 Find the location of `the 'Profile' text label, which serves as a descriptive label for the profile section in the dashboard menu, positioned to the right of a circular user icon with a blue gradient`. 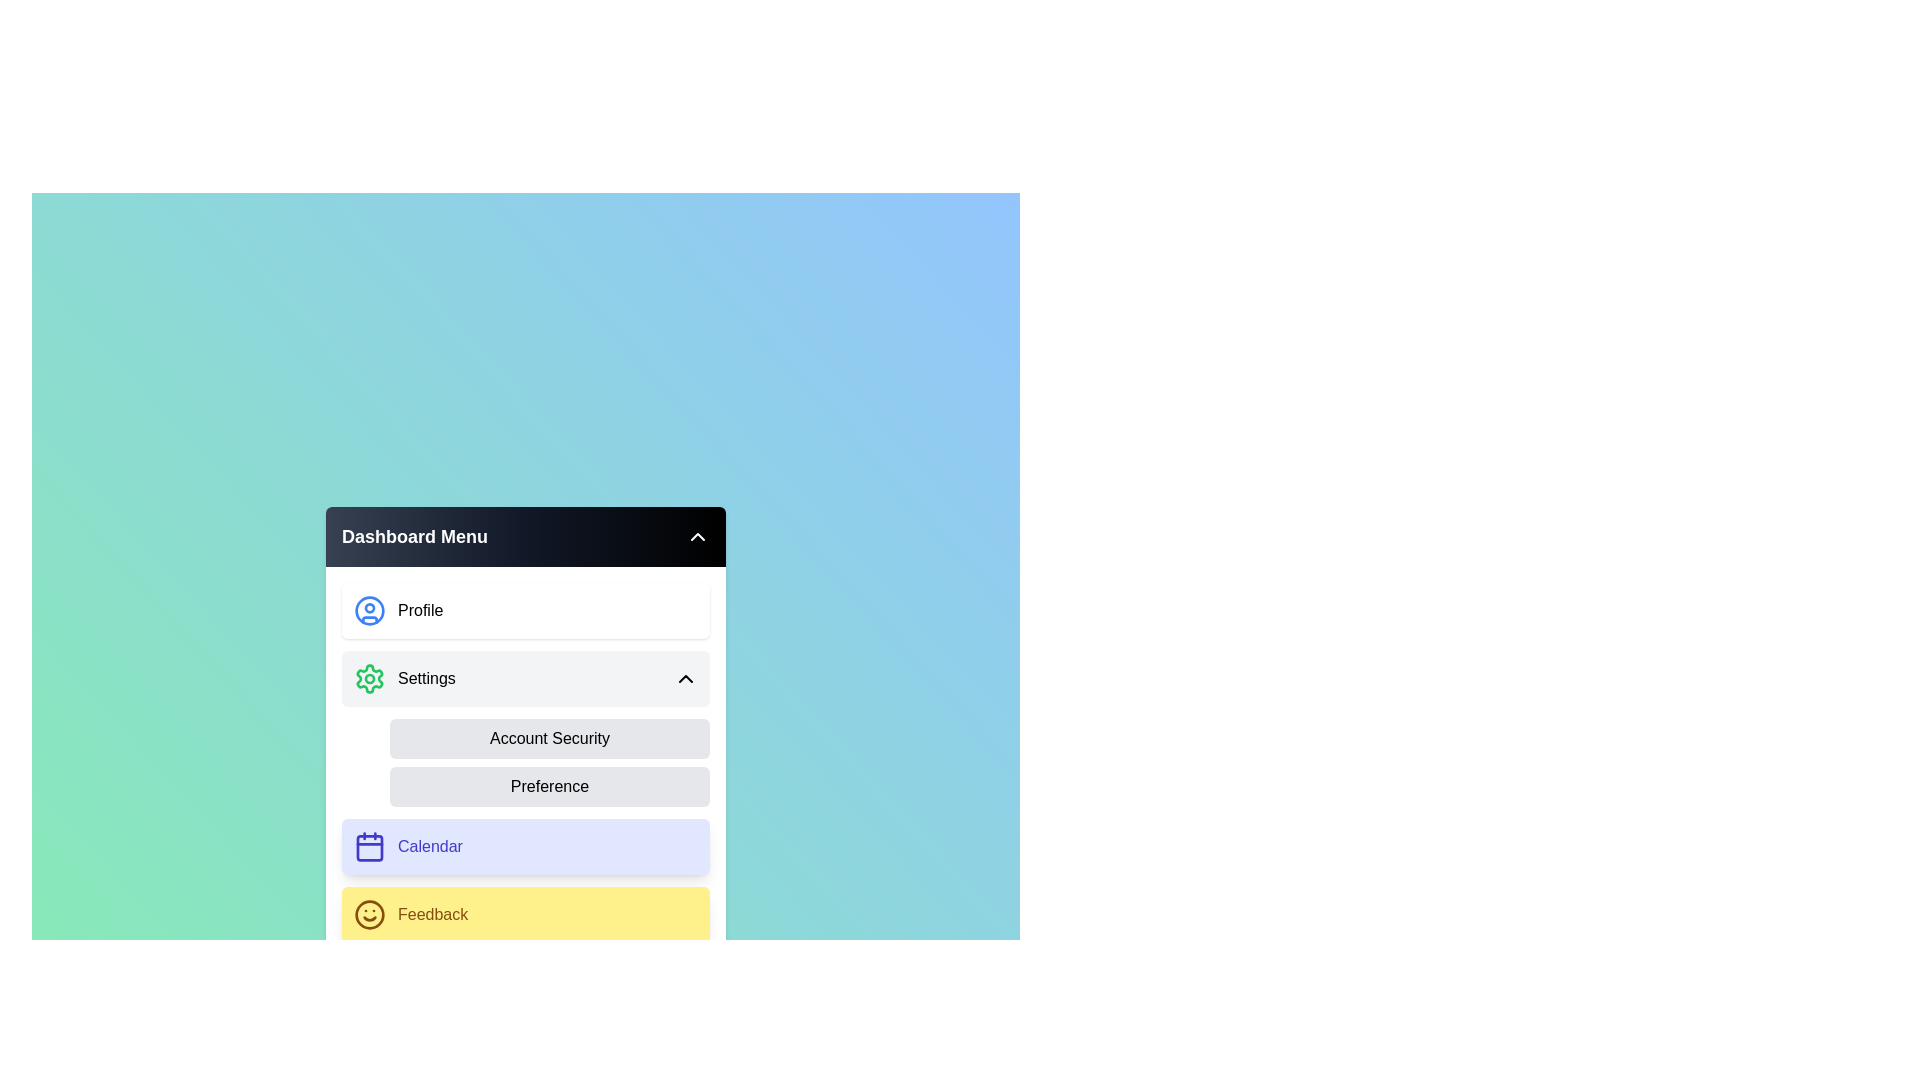

the 'Profile' text label, which serves as a descriptive label for the profile section in the dashboard menu, positioned to the right of a circular user icon with a blue gradient is located at coordinates (419, 609).